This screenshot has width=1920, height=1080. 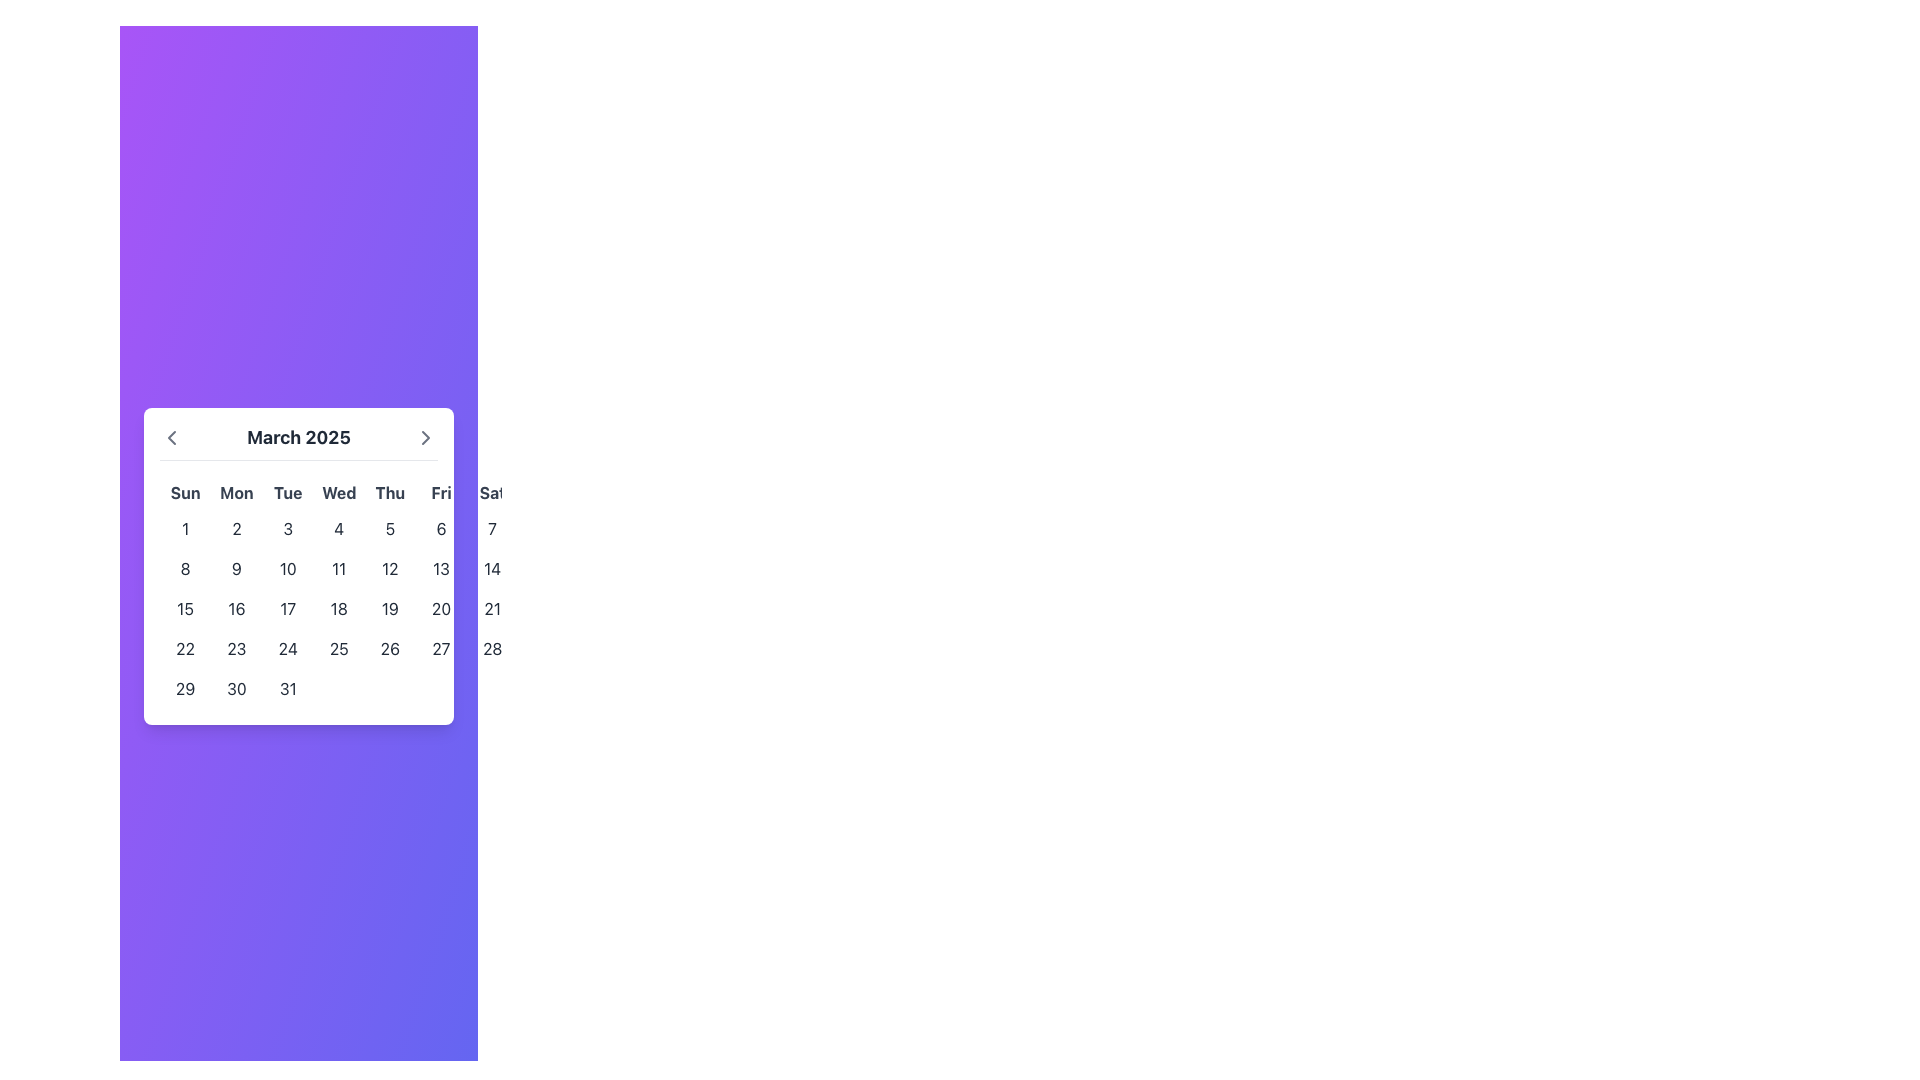 What do you see at coordinates (492, 607) in the screenshot?
I see `the static text element displaying the number '21' in a bold font, located in the last column of the Saturday row in the calendar interface` at bounding box center [492, 607].